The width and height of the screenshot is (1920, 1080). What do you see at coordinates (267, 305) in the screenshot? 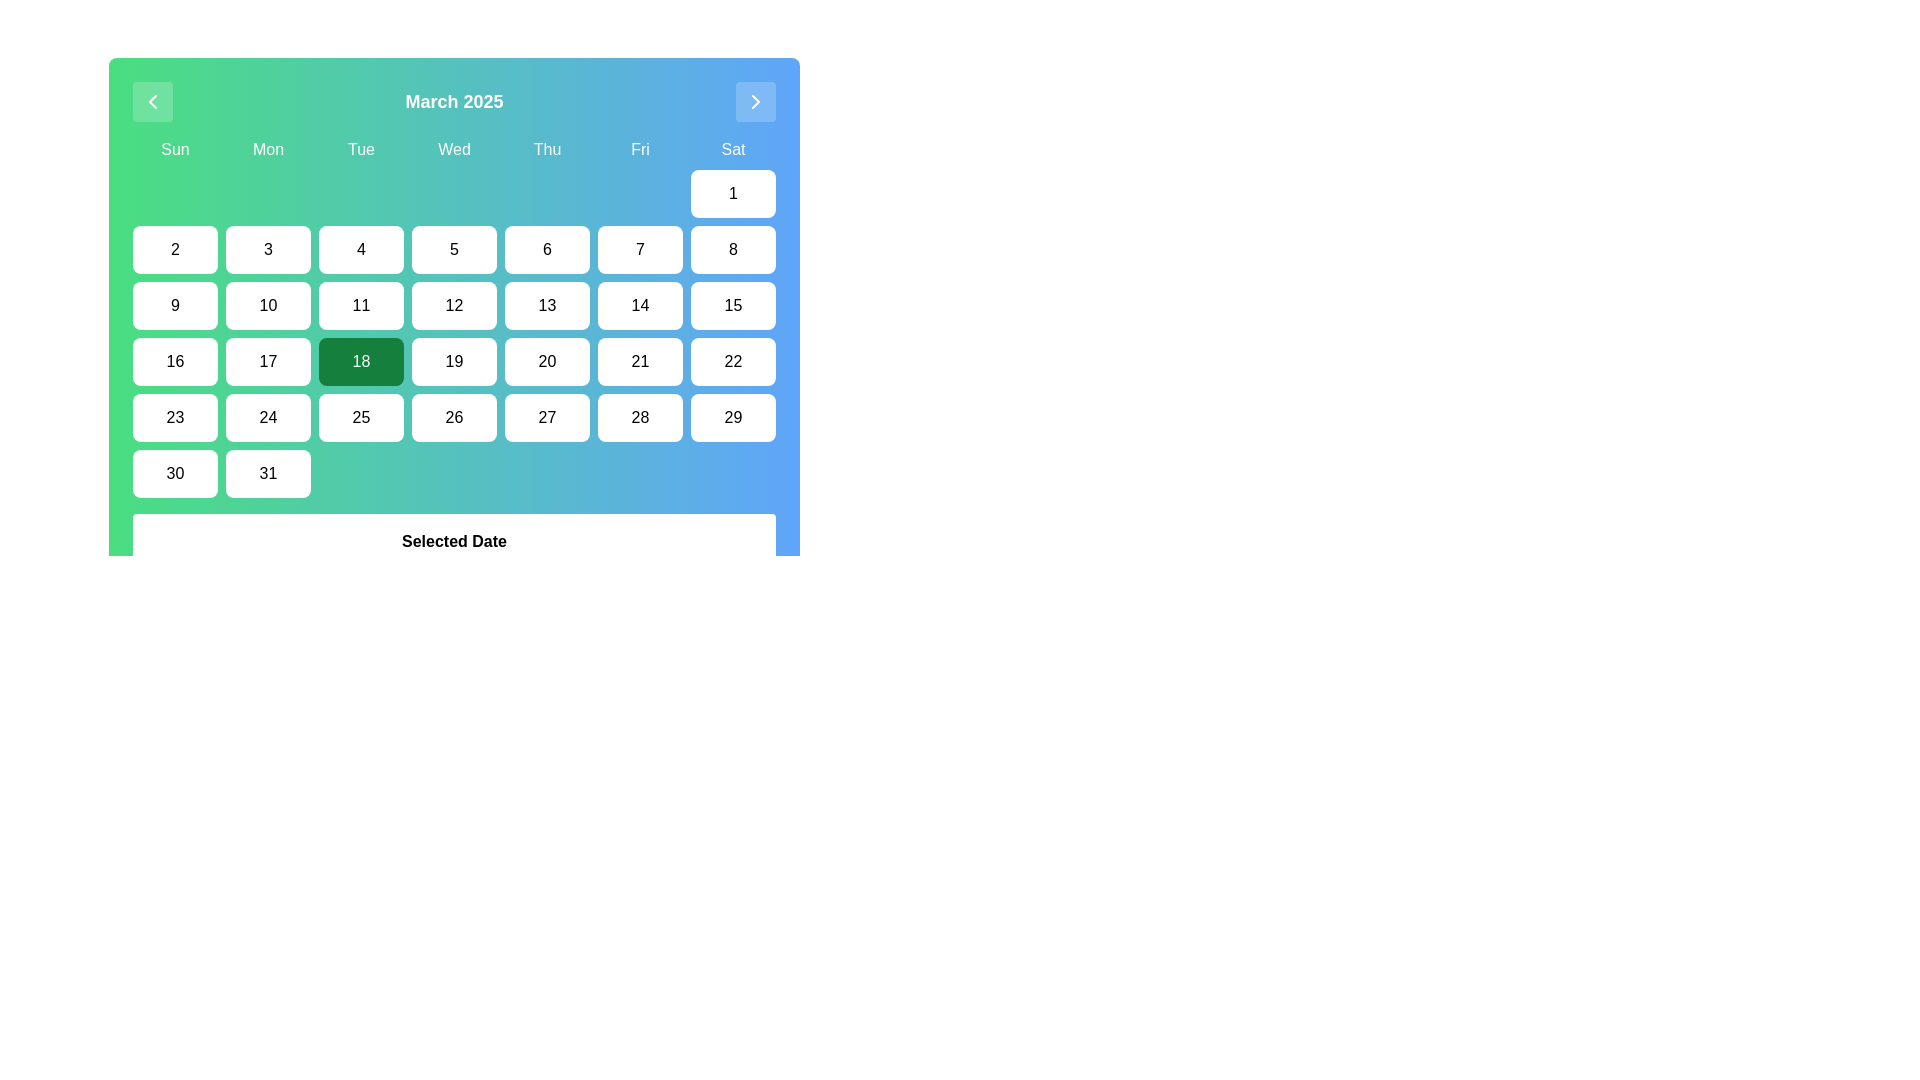
I see `the button` at bounding box center [267, 305].